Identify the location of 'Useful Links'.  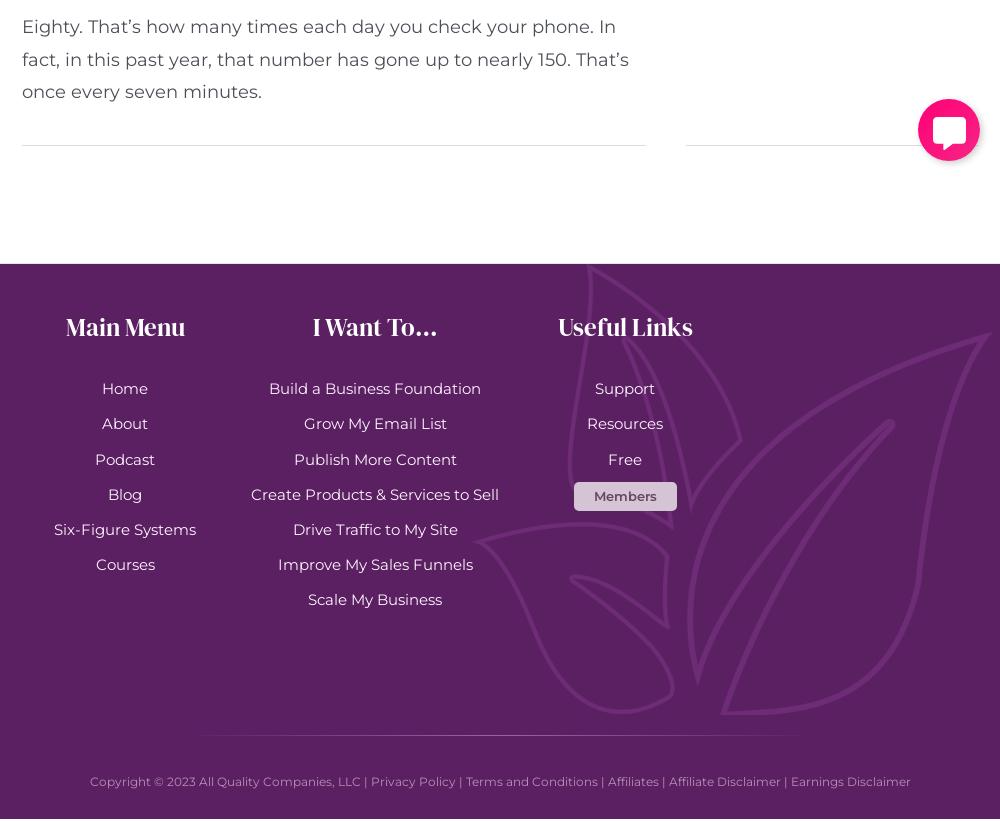
(557, 326).